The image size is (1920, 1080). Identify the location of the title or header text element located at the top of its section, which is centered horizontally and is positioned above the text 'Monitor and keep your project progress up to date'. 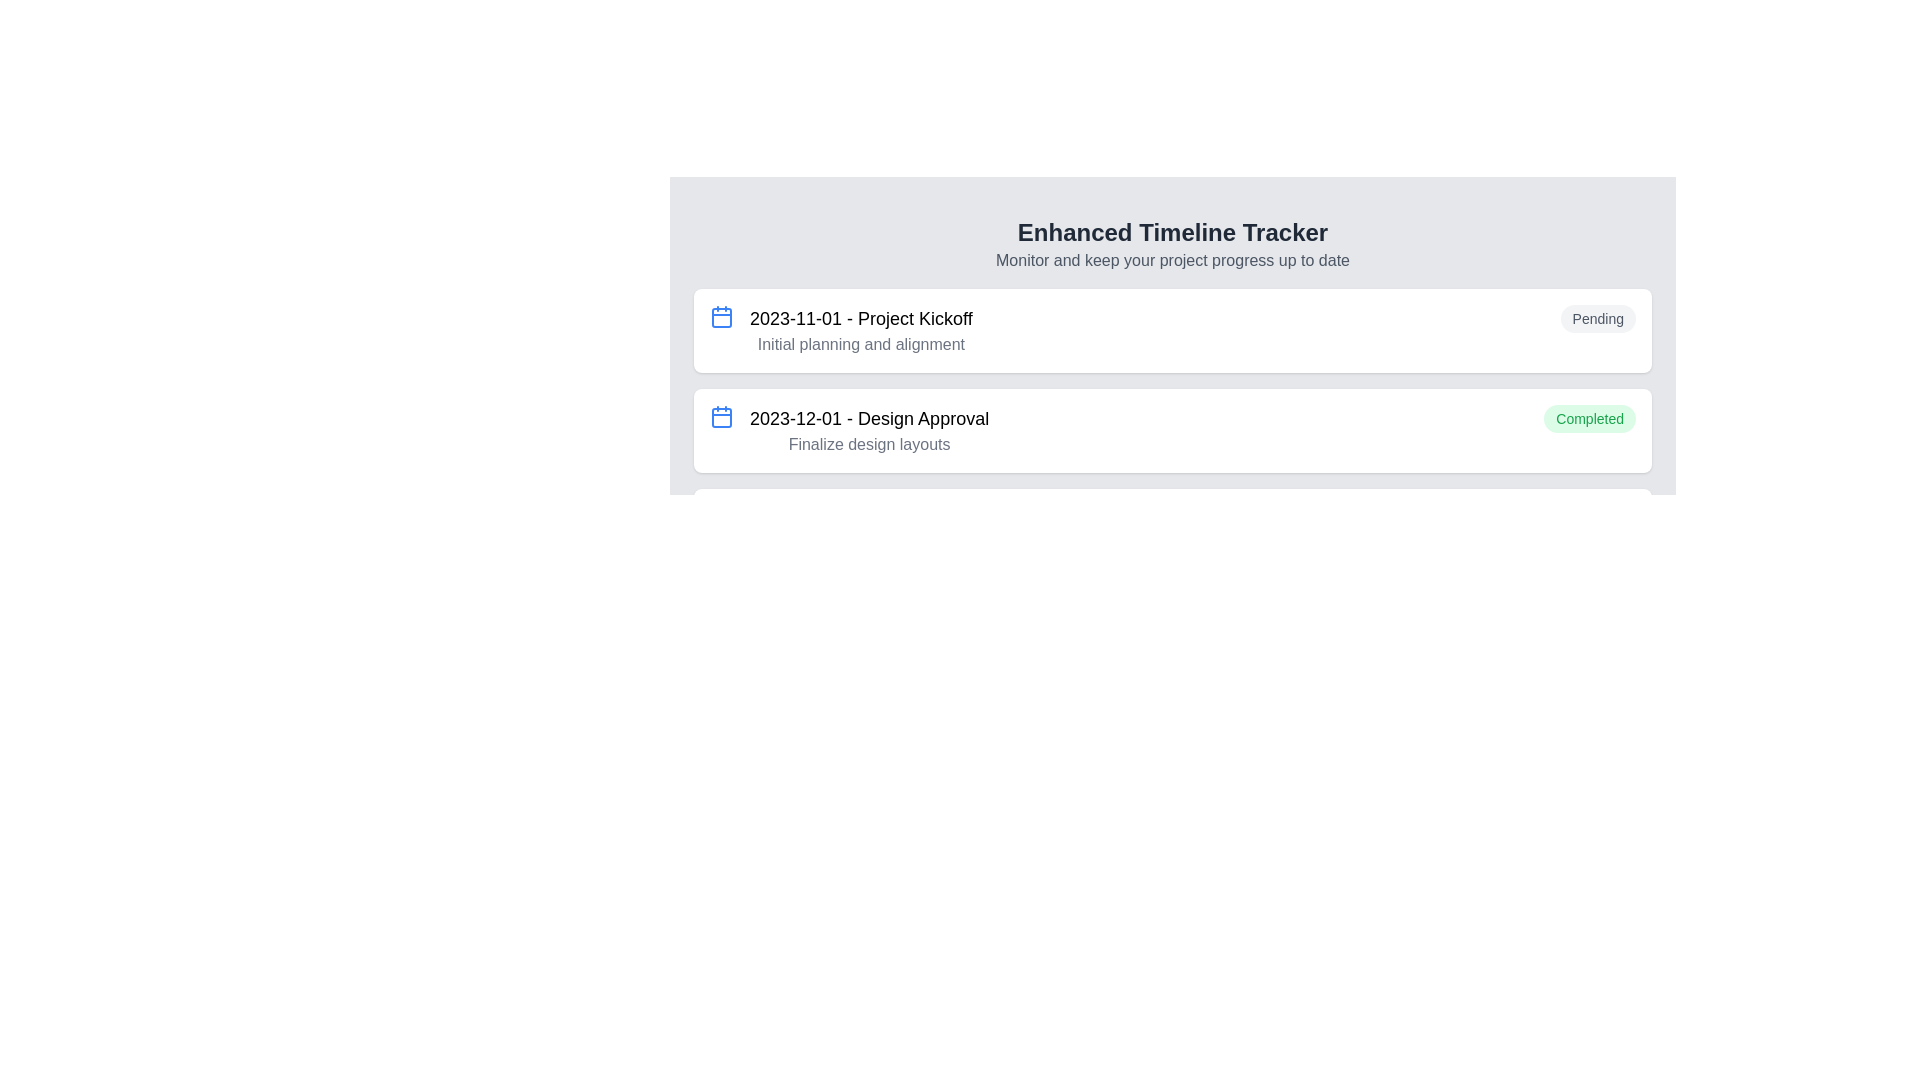
(1172, 231).